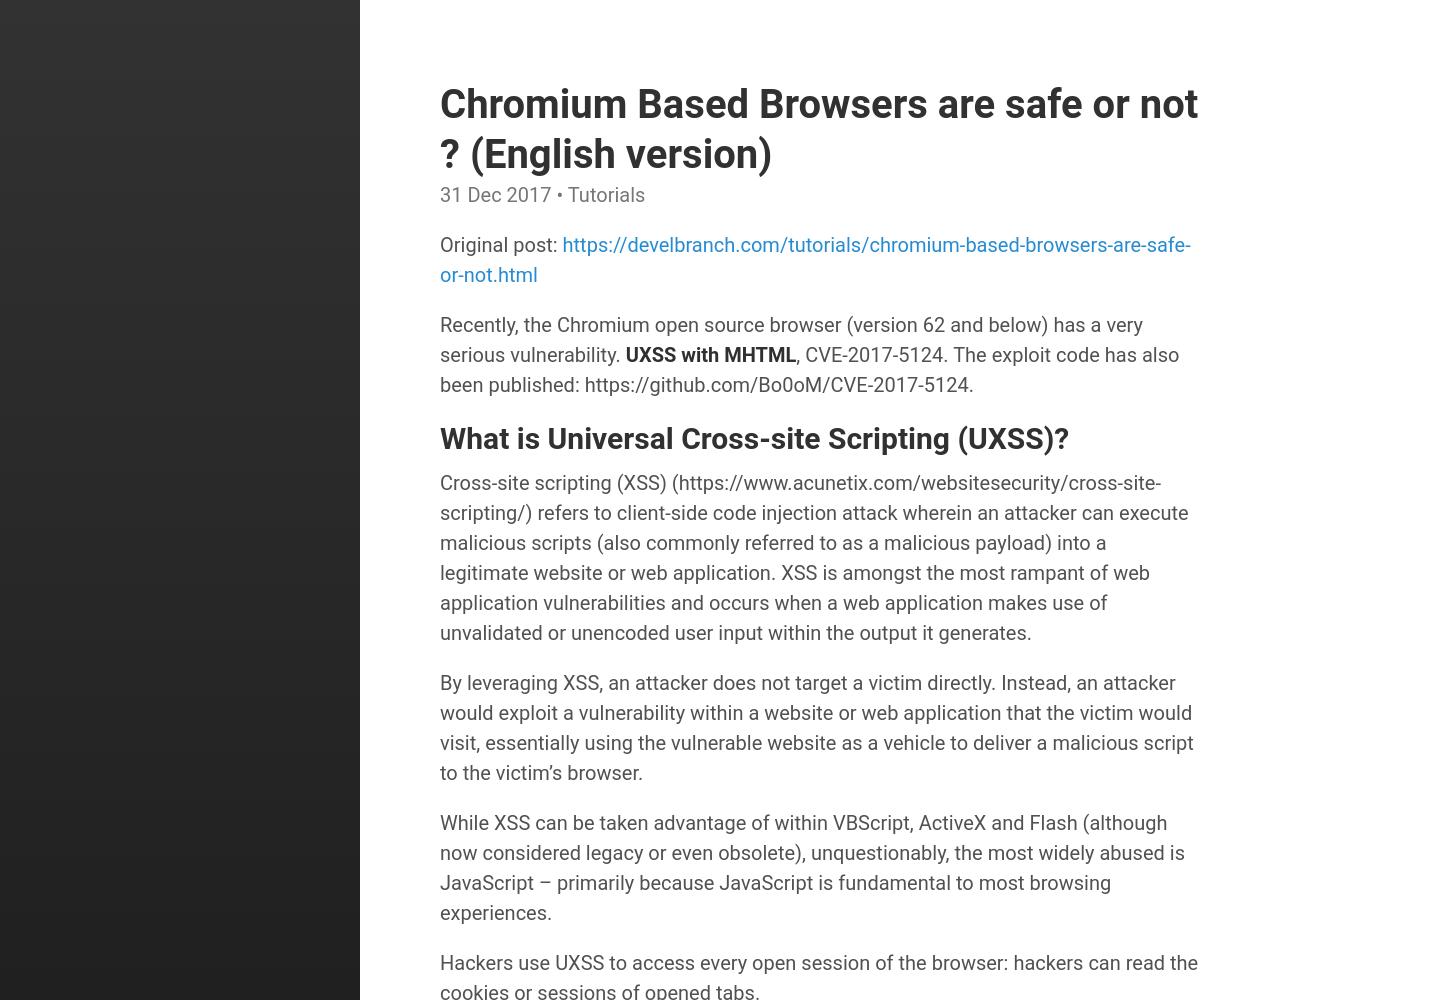 The height and width of the screenshot is (1000, 1450). I want to click on 'UXSS with MHTML', so click(623, 354).